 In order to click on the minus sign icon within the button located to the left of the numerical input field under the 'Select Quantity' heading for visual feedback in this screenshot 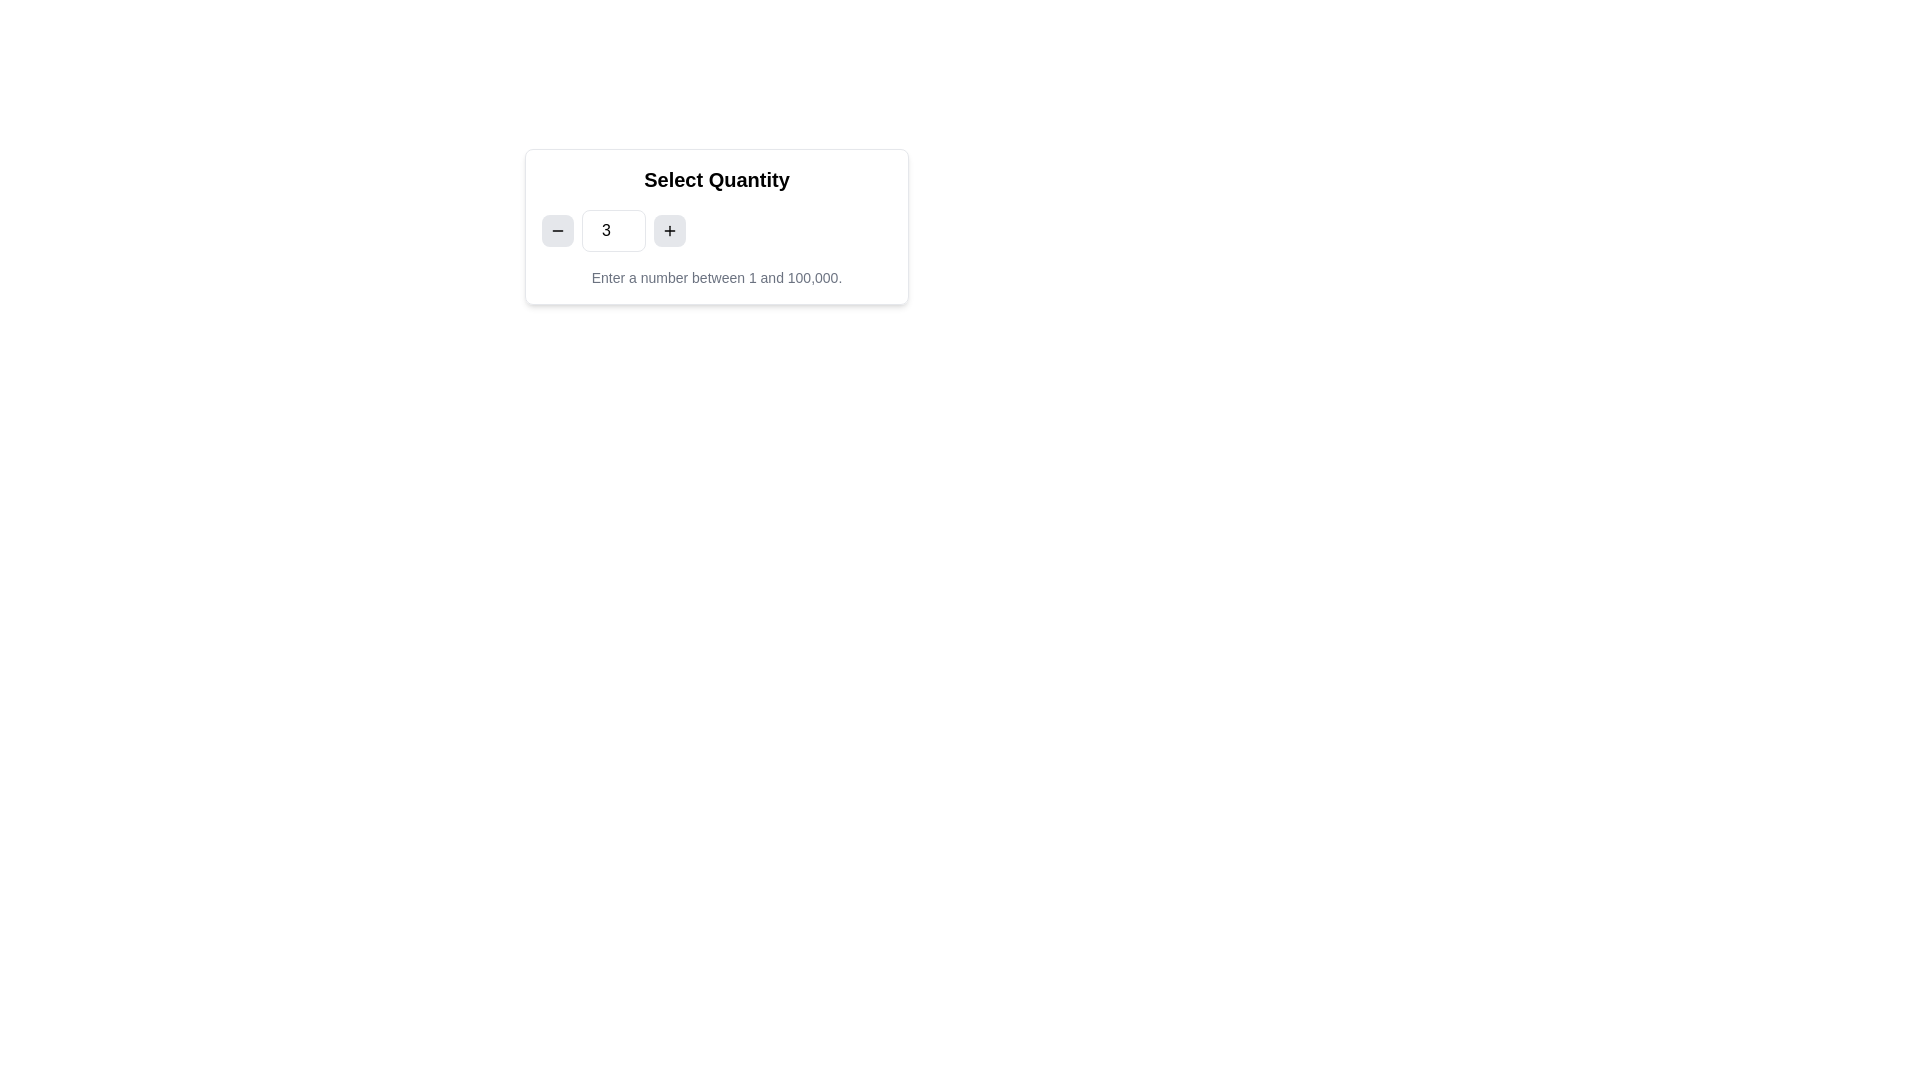, I will do `click(557, 230)`.